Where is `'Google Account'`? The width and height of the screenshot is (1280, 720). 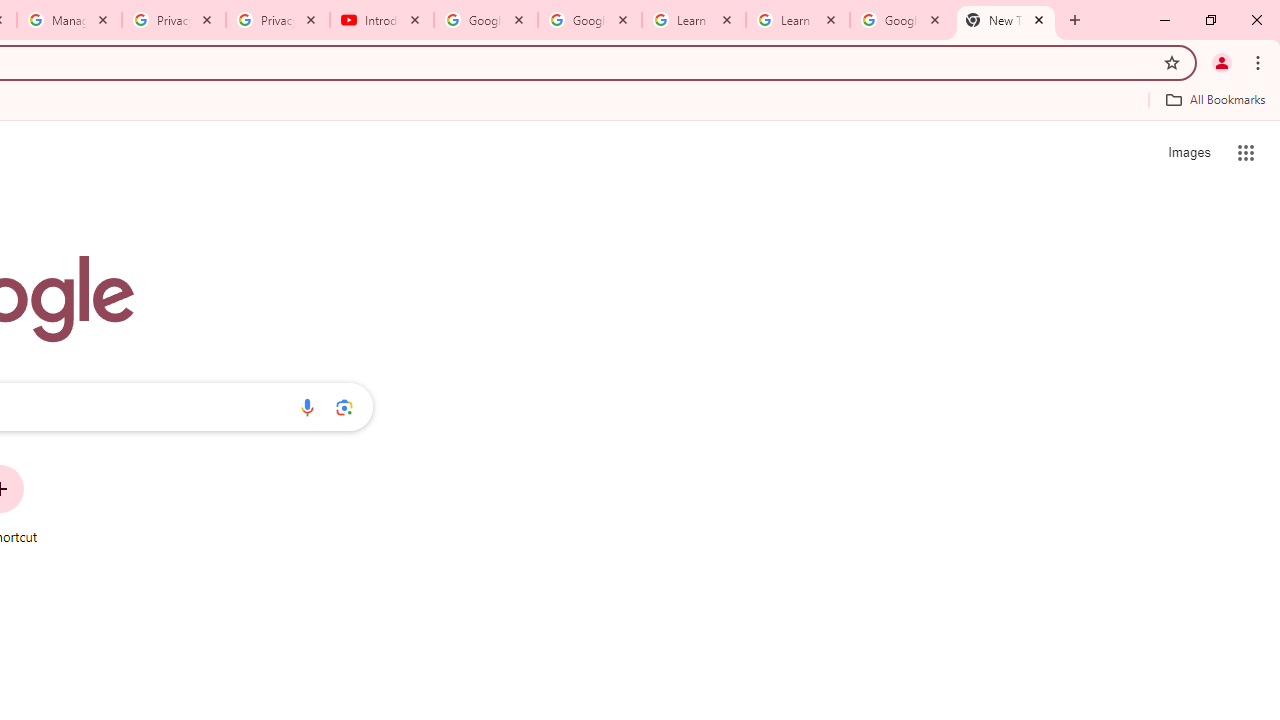 'Google Account' is located at coordinates (900, 20).